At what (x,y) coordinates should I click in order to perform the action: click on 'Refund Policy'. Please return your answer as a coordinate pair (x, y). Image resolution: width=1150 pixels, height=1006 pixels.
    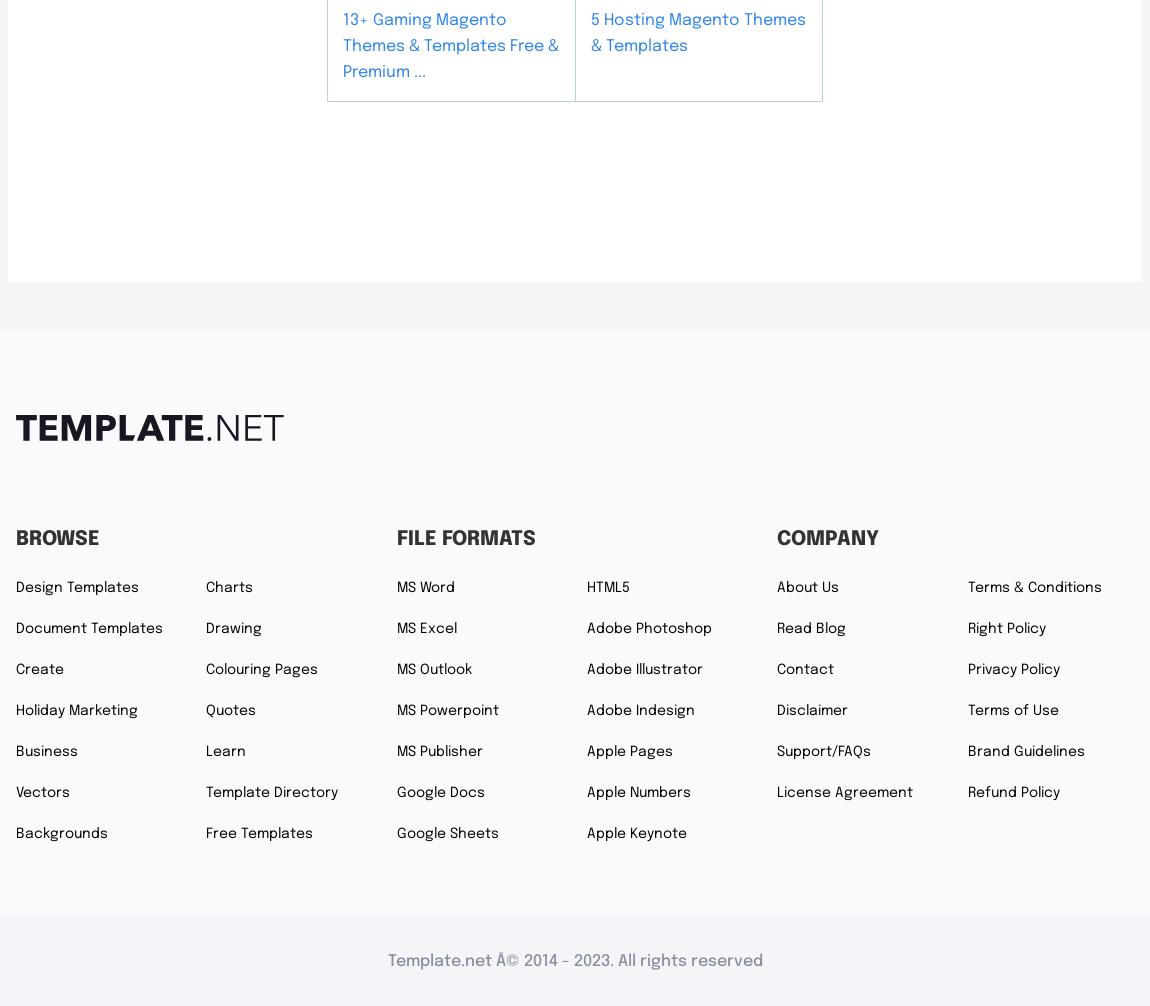
    Looking at the image, I should click on (1013, 792).